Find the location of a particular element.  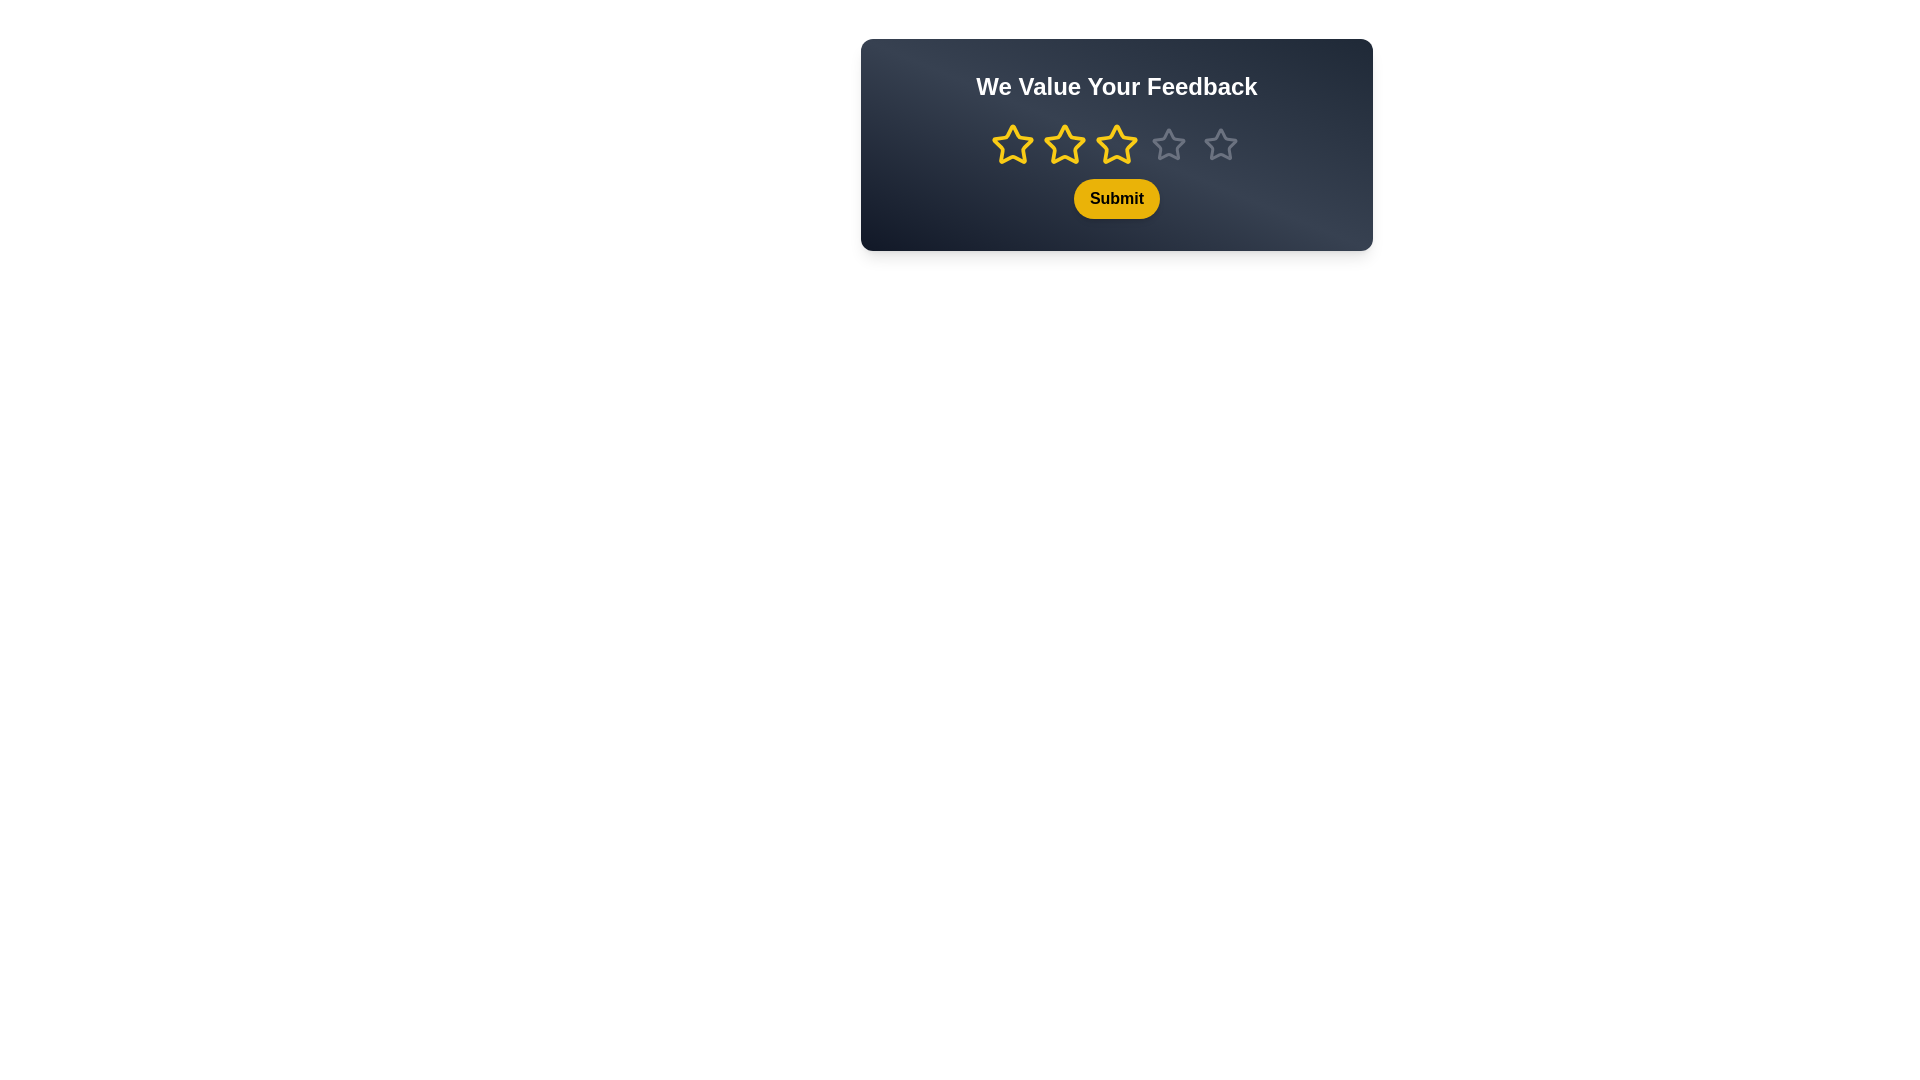

the fifth star icon in the rating component is located at coordinates (1219, 143).